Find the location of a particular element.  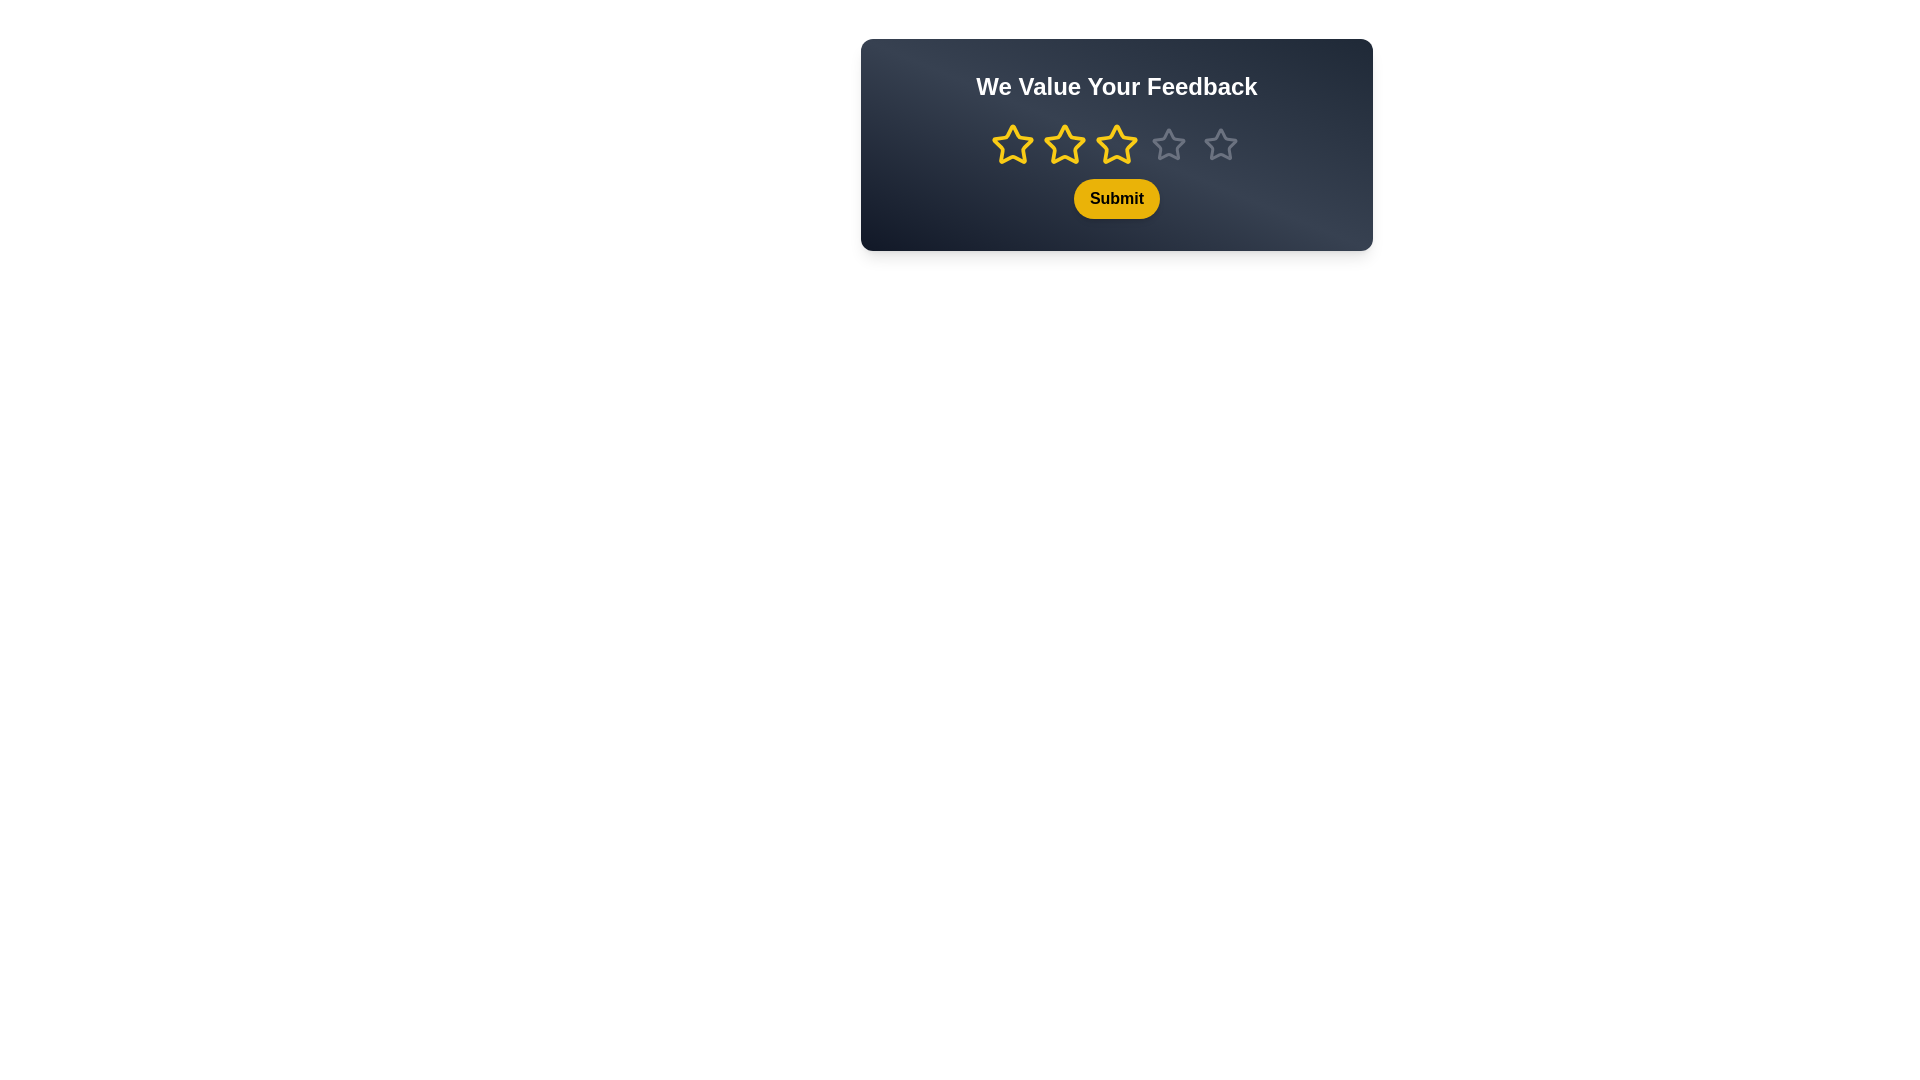

the fifth star icon in the rating component is located at coordinates (1219, 143).